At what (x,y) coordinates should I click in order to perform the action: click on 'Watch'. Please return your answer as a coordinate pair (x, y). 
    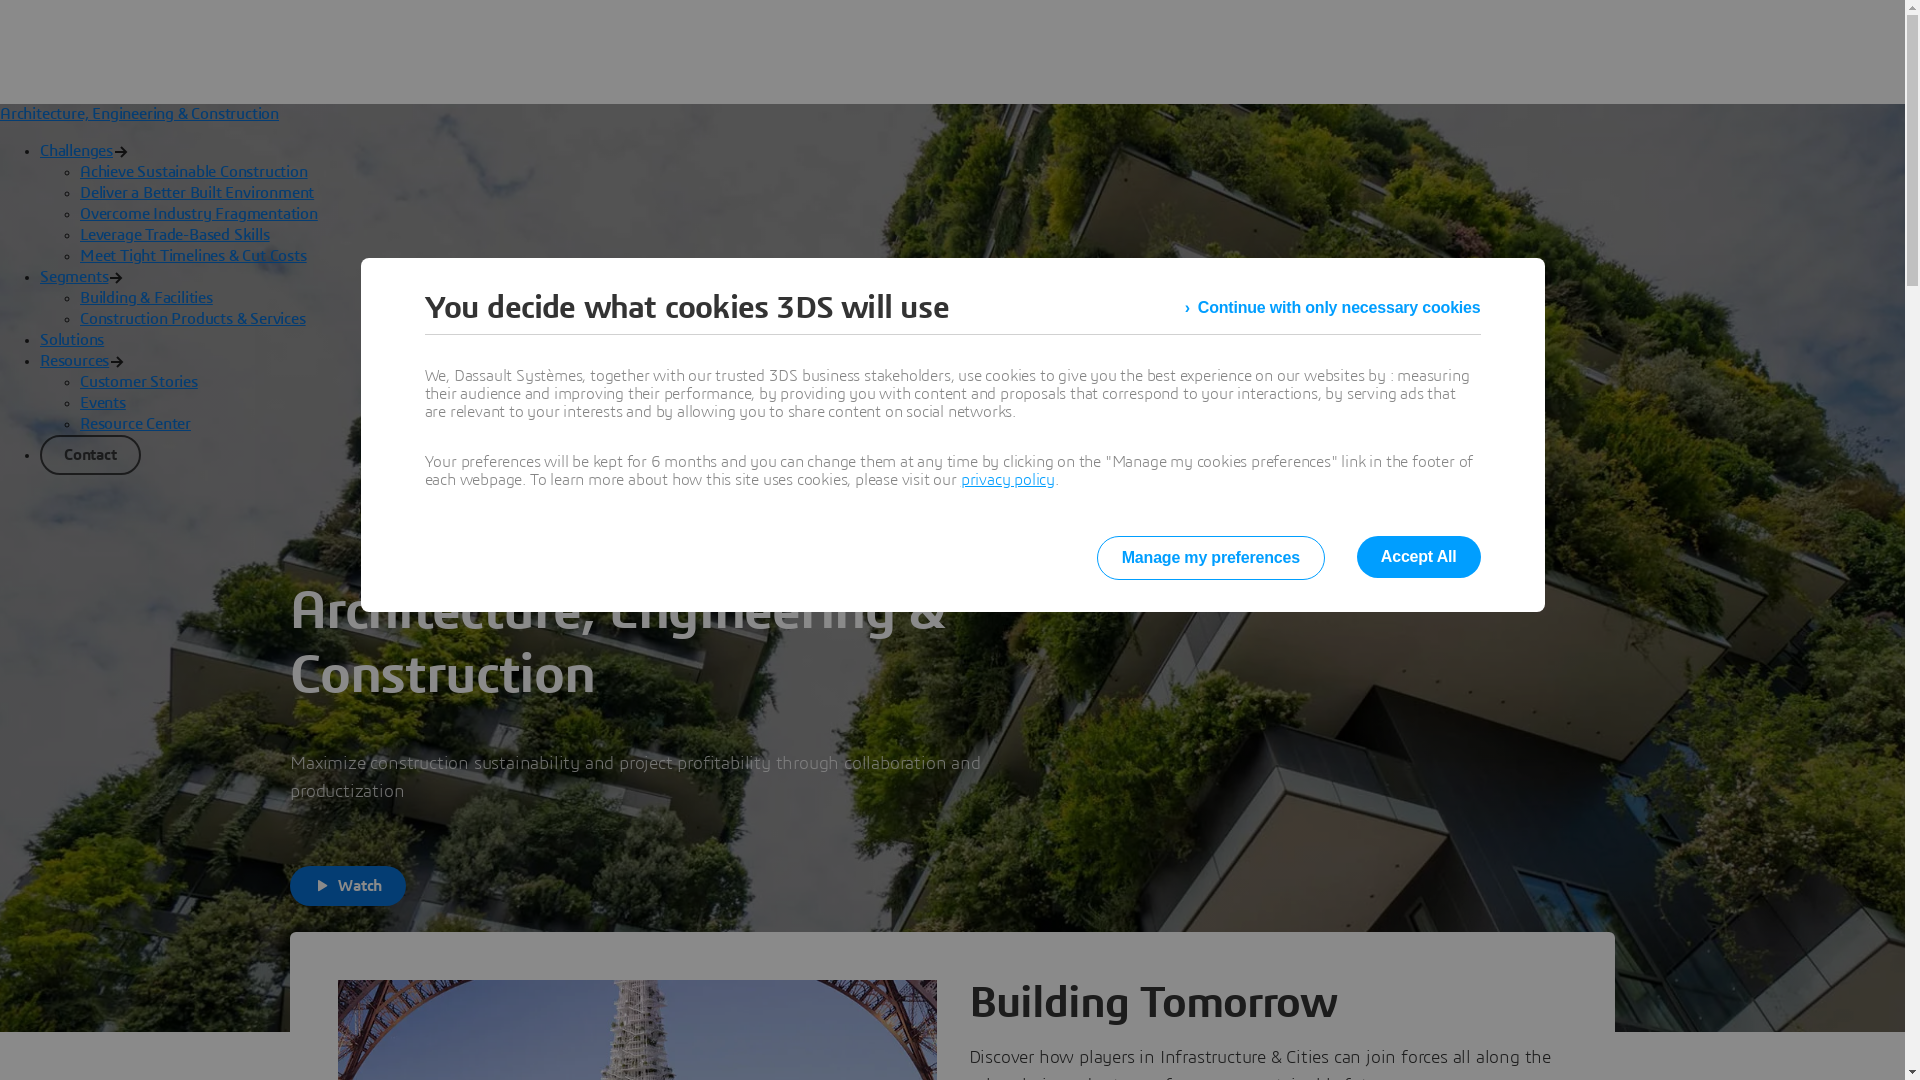
    Looking at the image, I should click on (347, 885).